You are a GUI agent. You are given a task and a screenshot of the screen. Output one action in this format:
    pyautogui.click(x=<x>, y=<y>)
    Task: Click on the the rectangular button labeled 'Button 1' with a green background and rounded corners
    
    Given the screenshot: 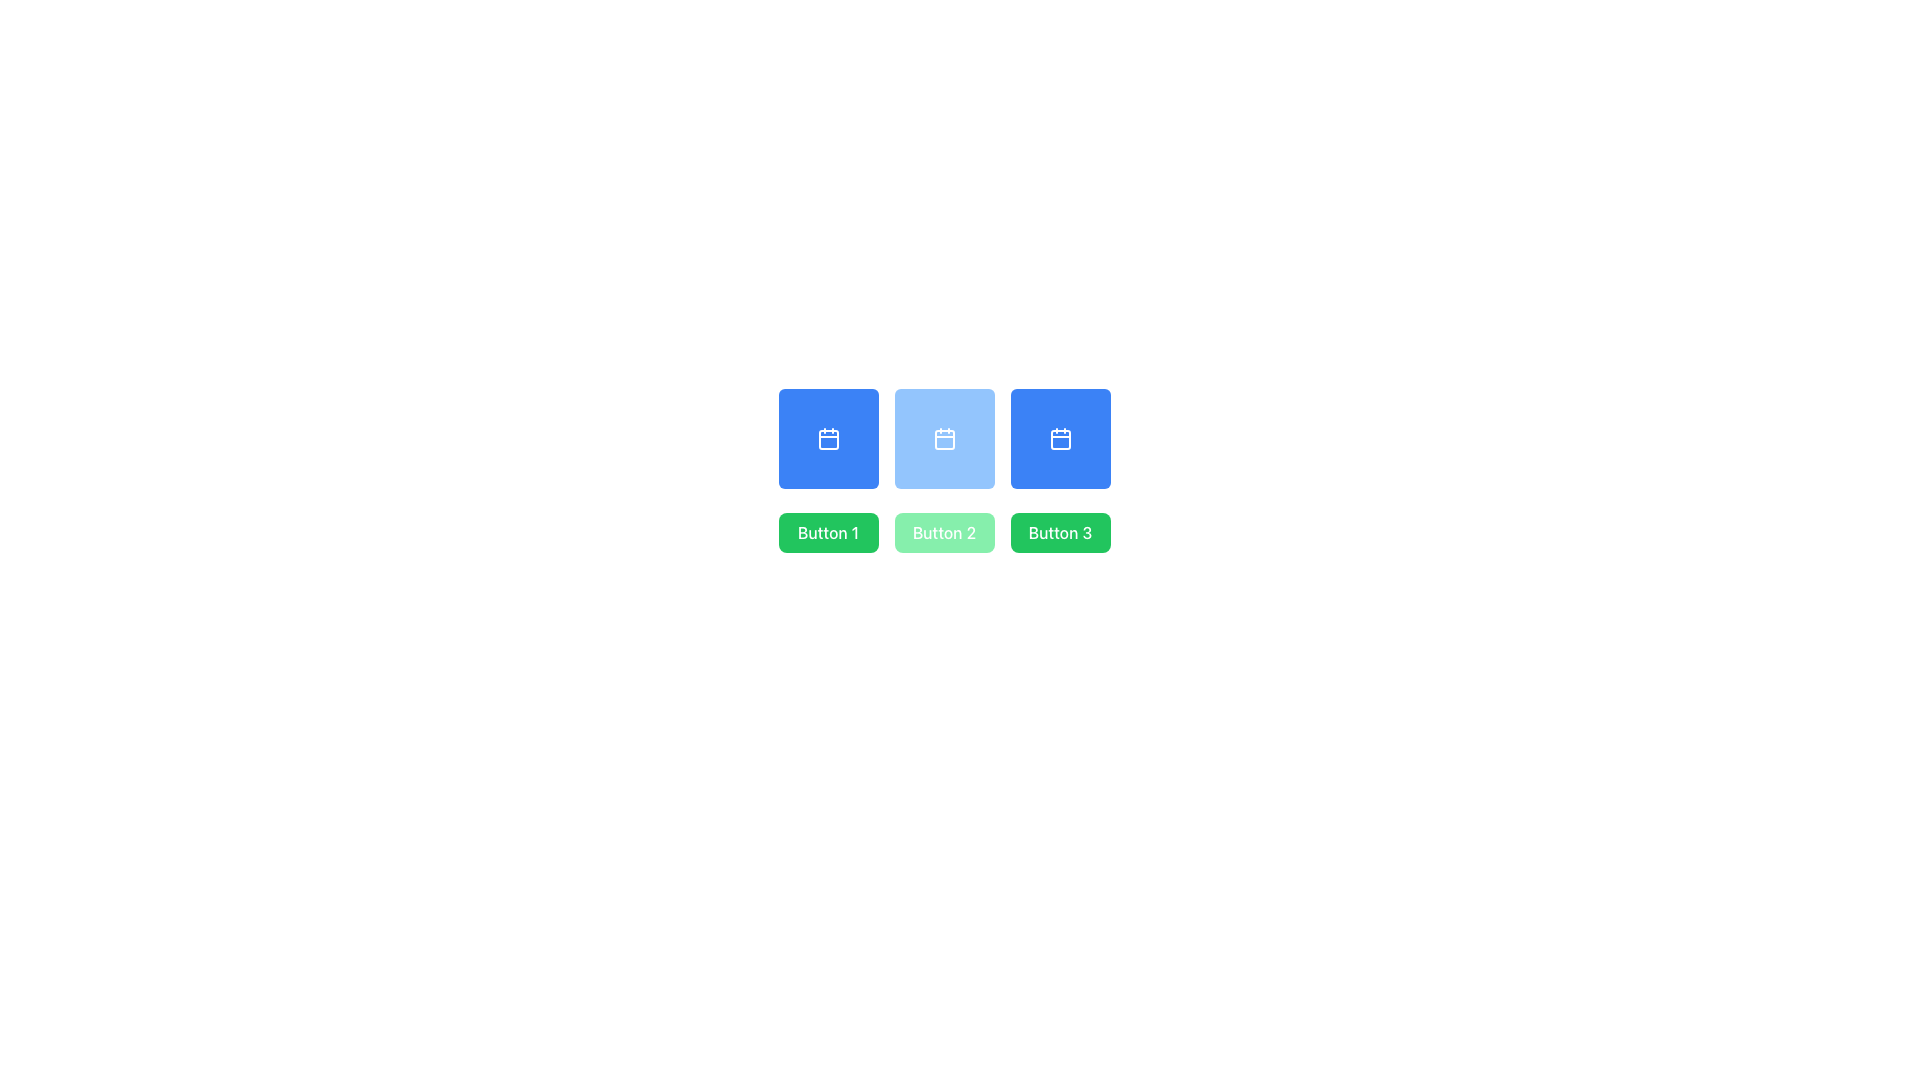 What is the action you would take?
    pyautogui.click(x=828, y=531)
    